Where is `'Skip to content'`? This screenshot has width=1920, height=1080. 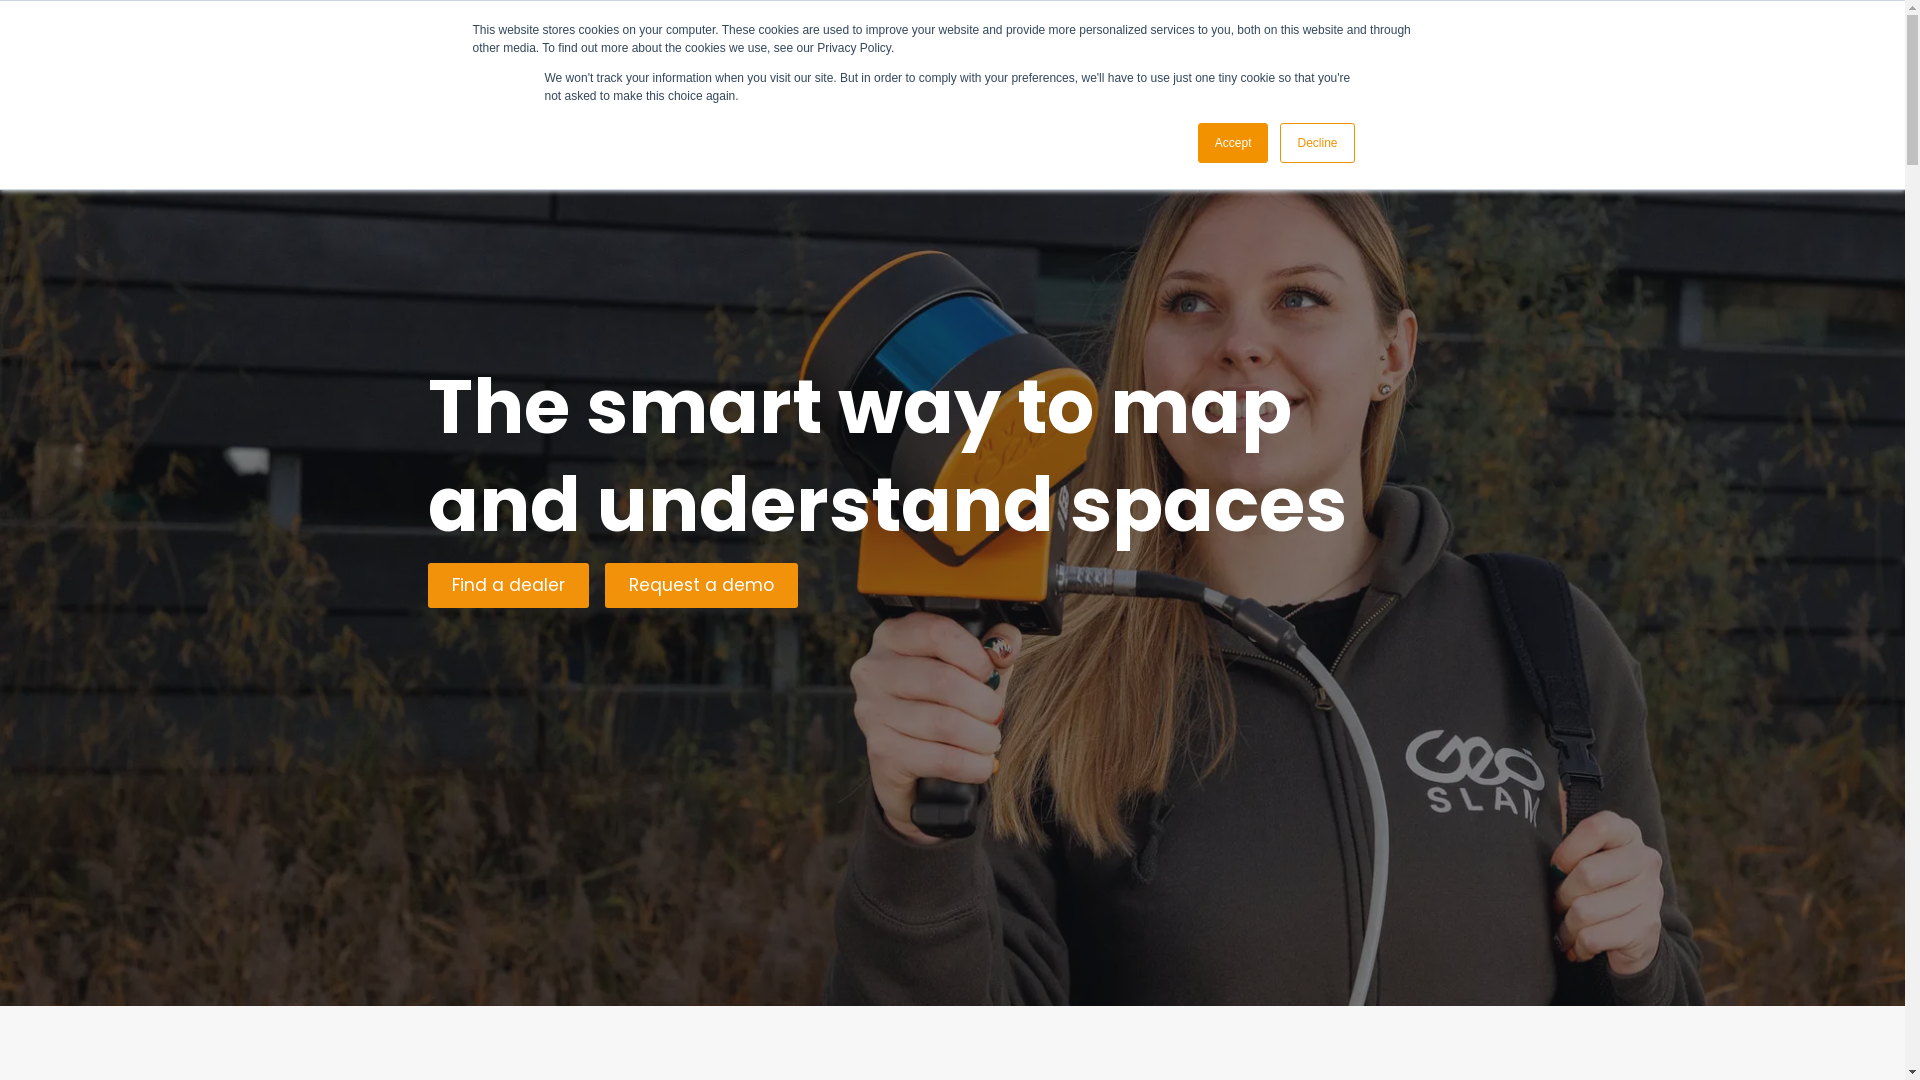 'Skip to content' is located at coordinates (19, 10).